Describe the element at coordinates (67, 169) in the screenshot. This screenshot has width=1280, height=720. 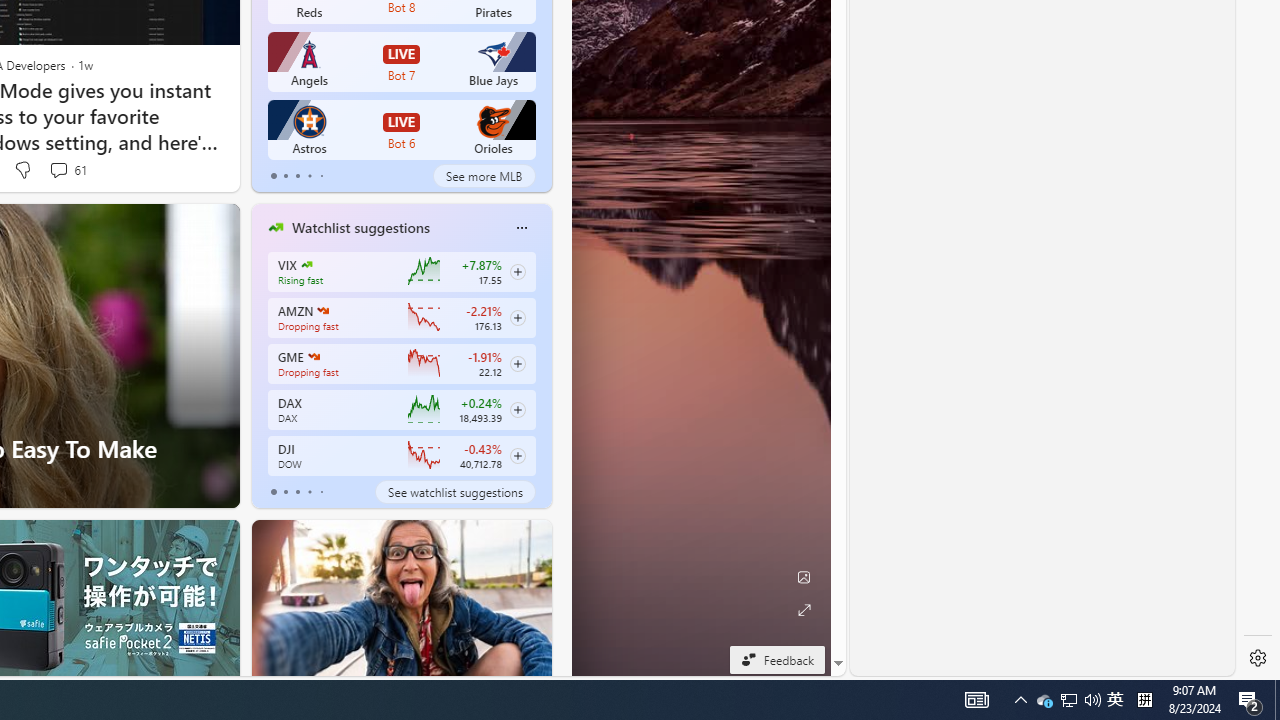
I see `'View comments 61 Comment'` at that location.